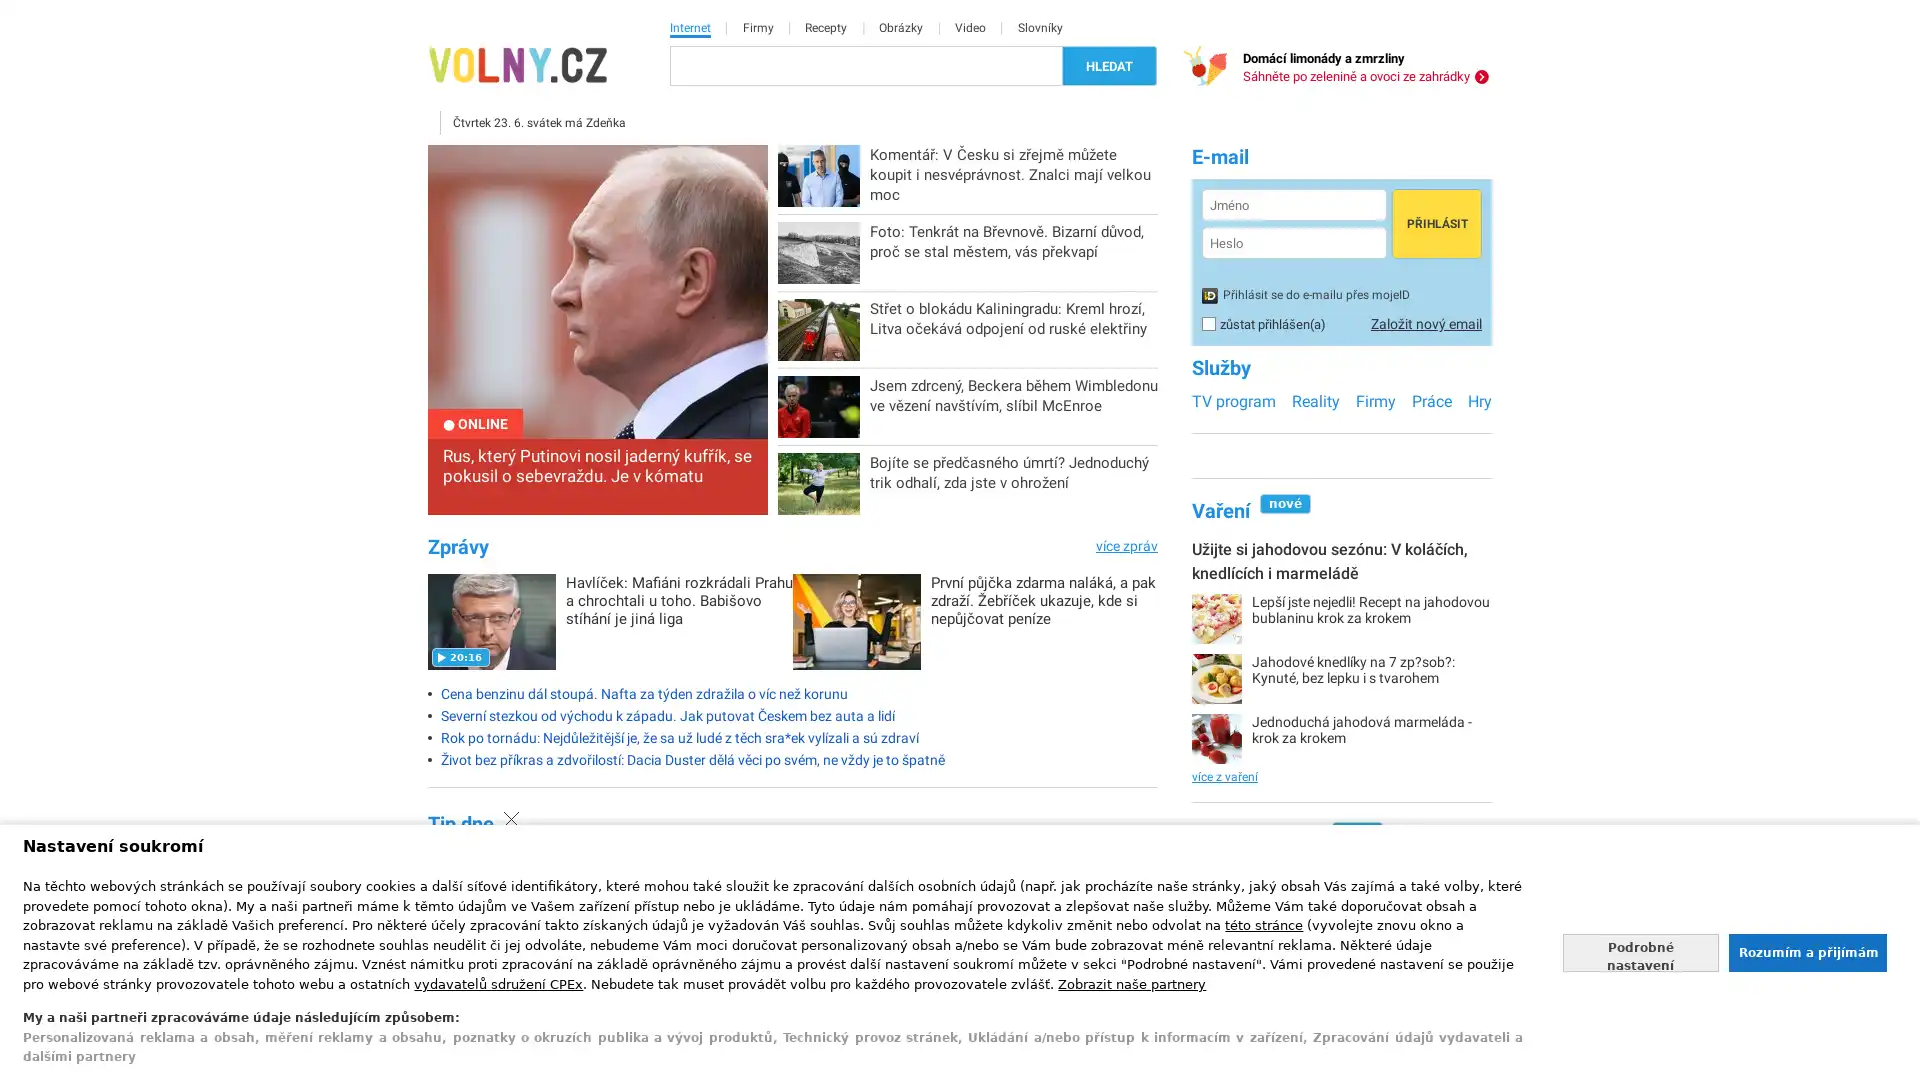  Describe the element at coordinates (1806, 951) in the screenshot. I see `Souhlasit s nasim zpracovanim udaju a zavrit` at that location.